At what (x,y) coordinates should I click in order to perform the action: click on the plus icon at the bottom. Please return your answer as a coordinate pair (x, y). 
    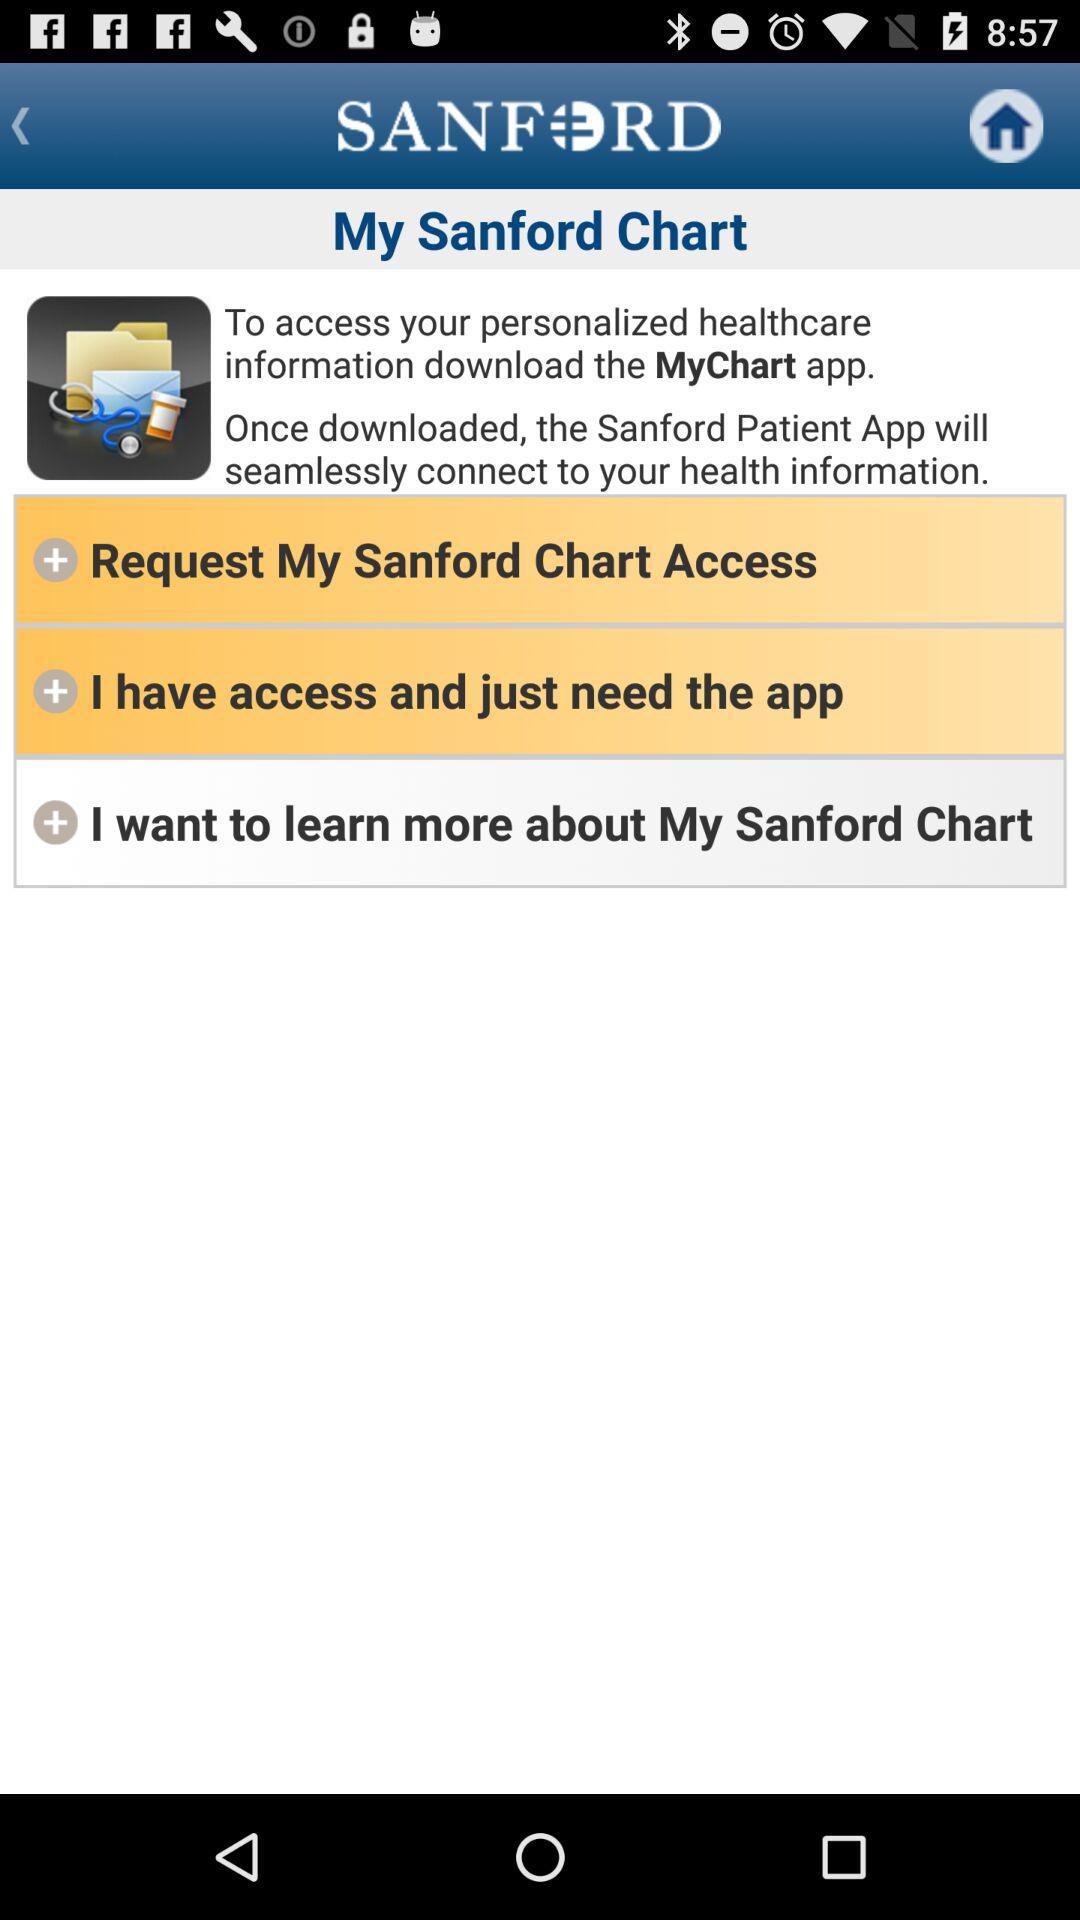
    Looking at the image, I should click on (54, 822).